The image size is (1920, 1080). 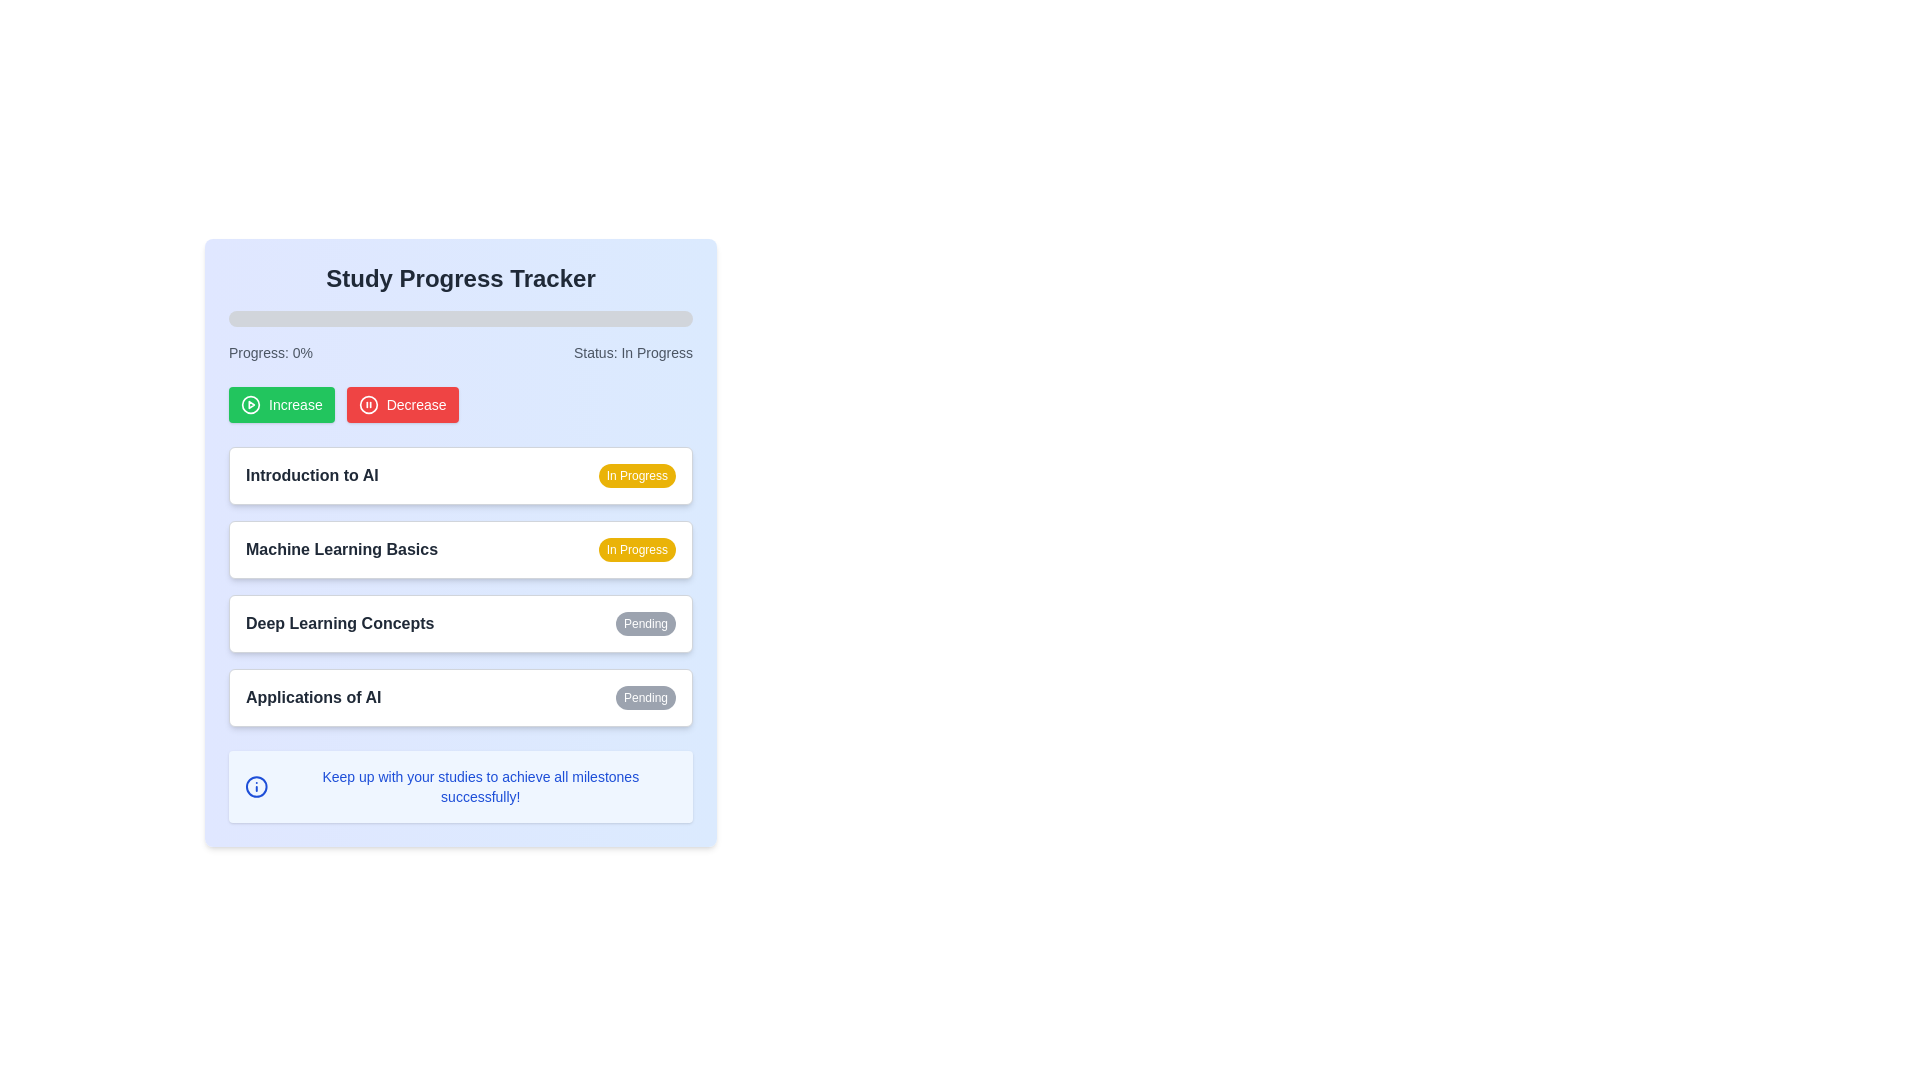 What do you see at coordinates (636, 475) in the screenshot?
I see `the non-interactive status label indicating that the course 'Introduction to AI' is currently in progress, located at the right end of its row in the study tracker` at bounding box center [636, 475].